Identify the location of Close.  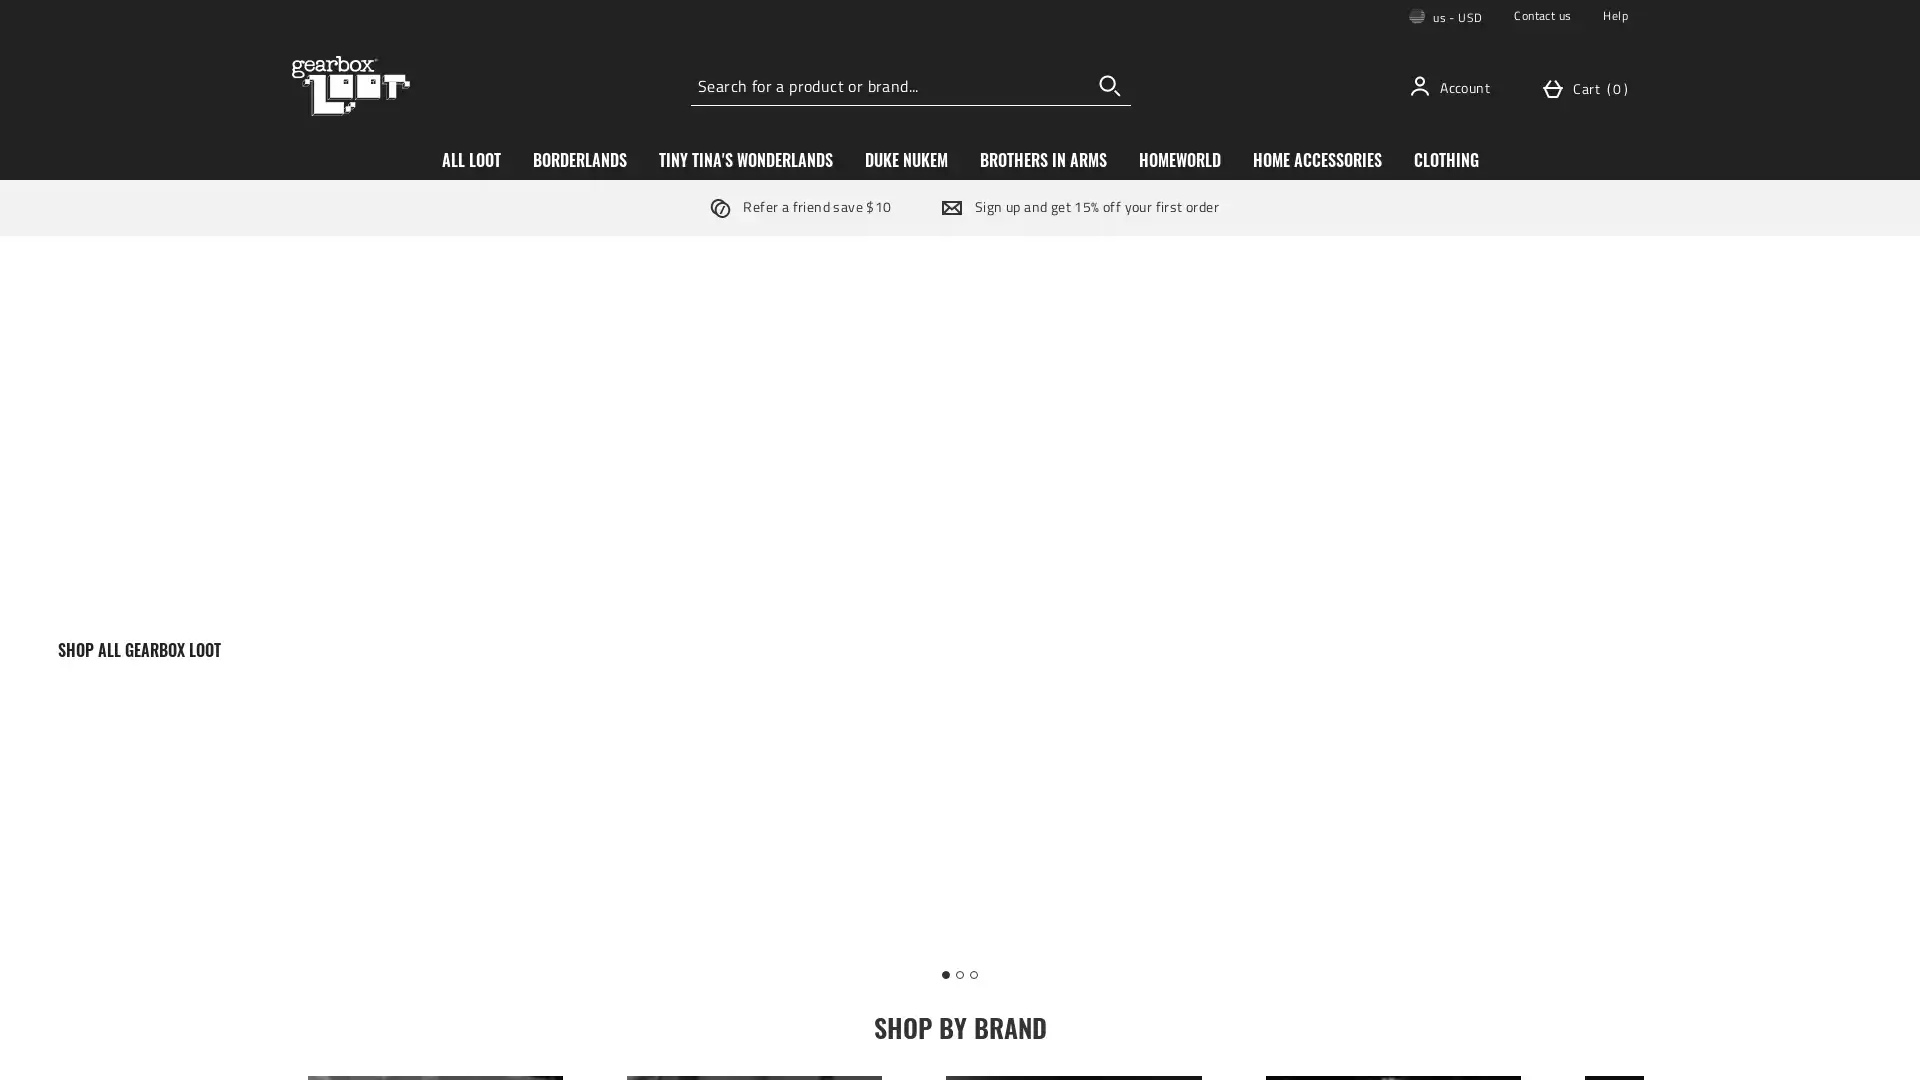
(1264, 326).